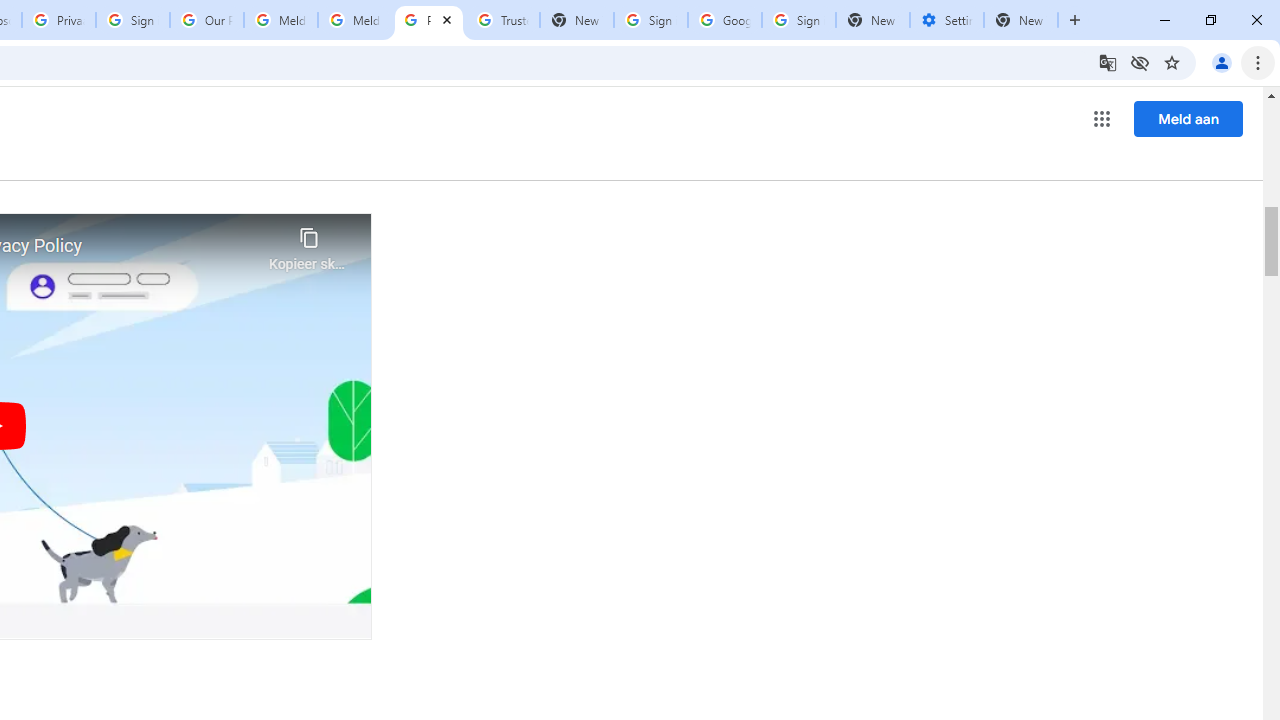 The height and width of the screenshot is (720, 1280). I want to click on 'Meld aan', so click(1188, 118).